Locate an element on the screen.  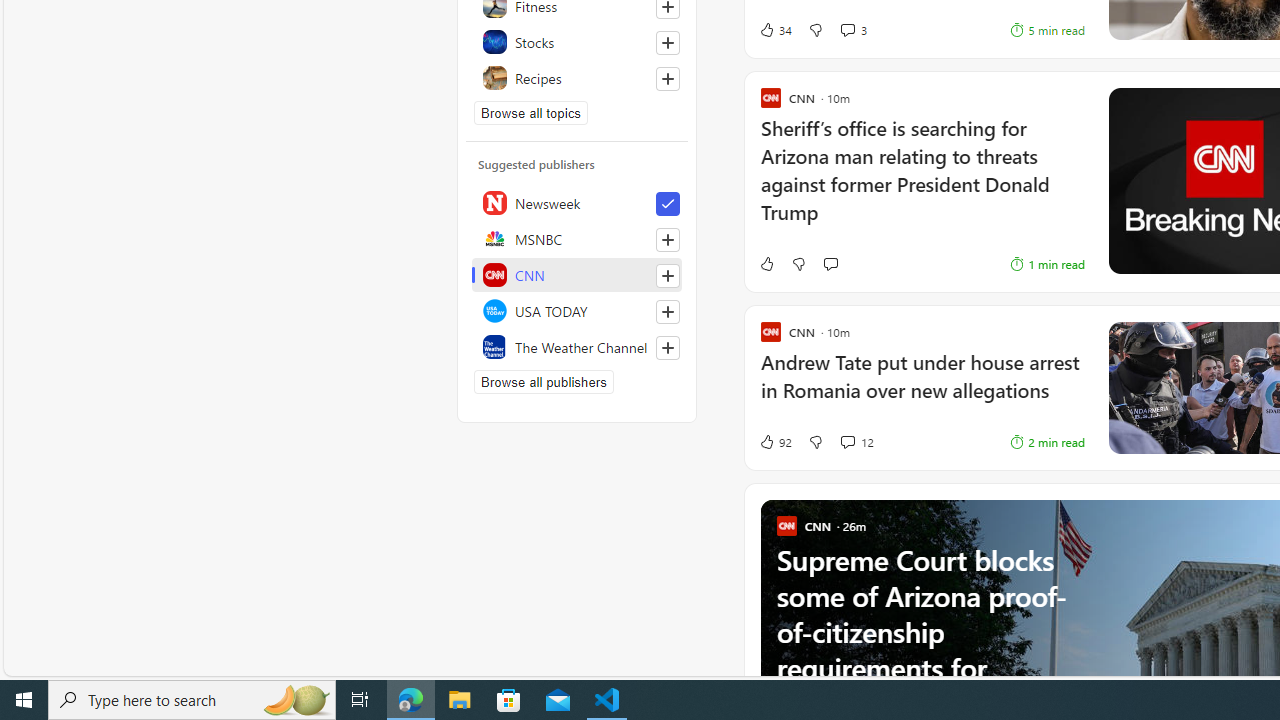
'View comments 3 Comment' is located at coordinates (853, 30).